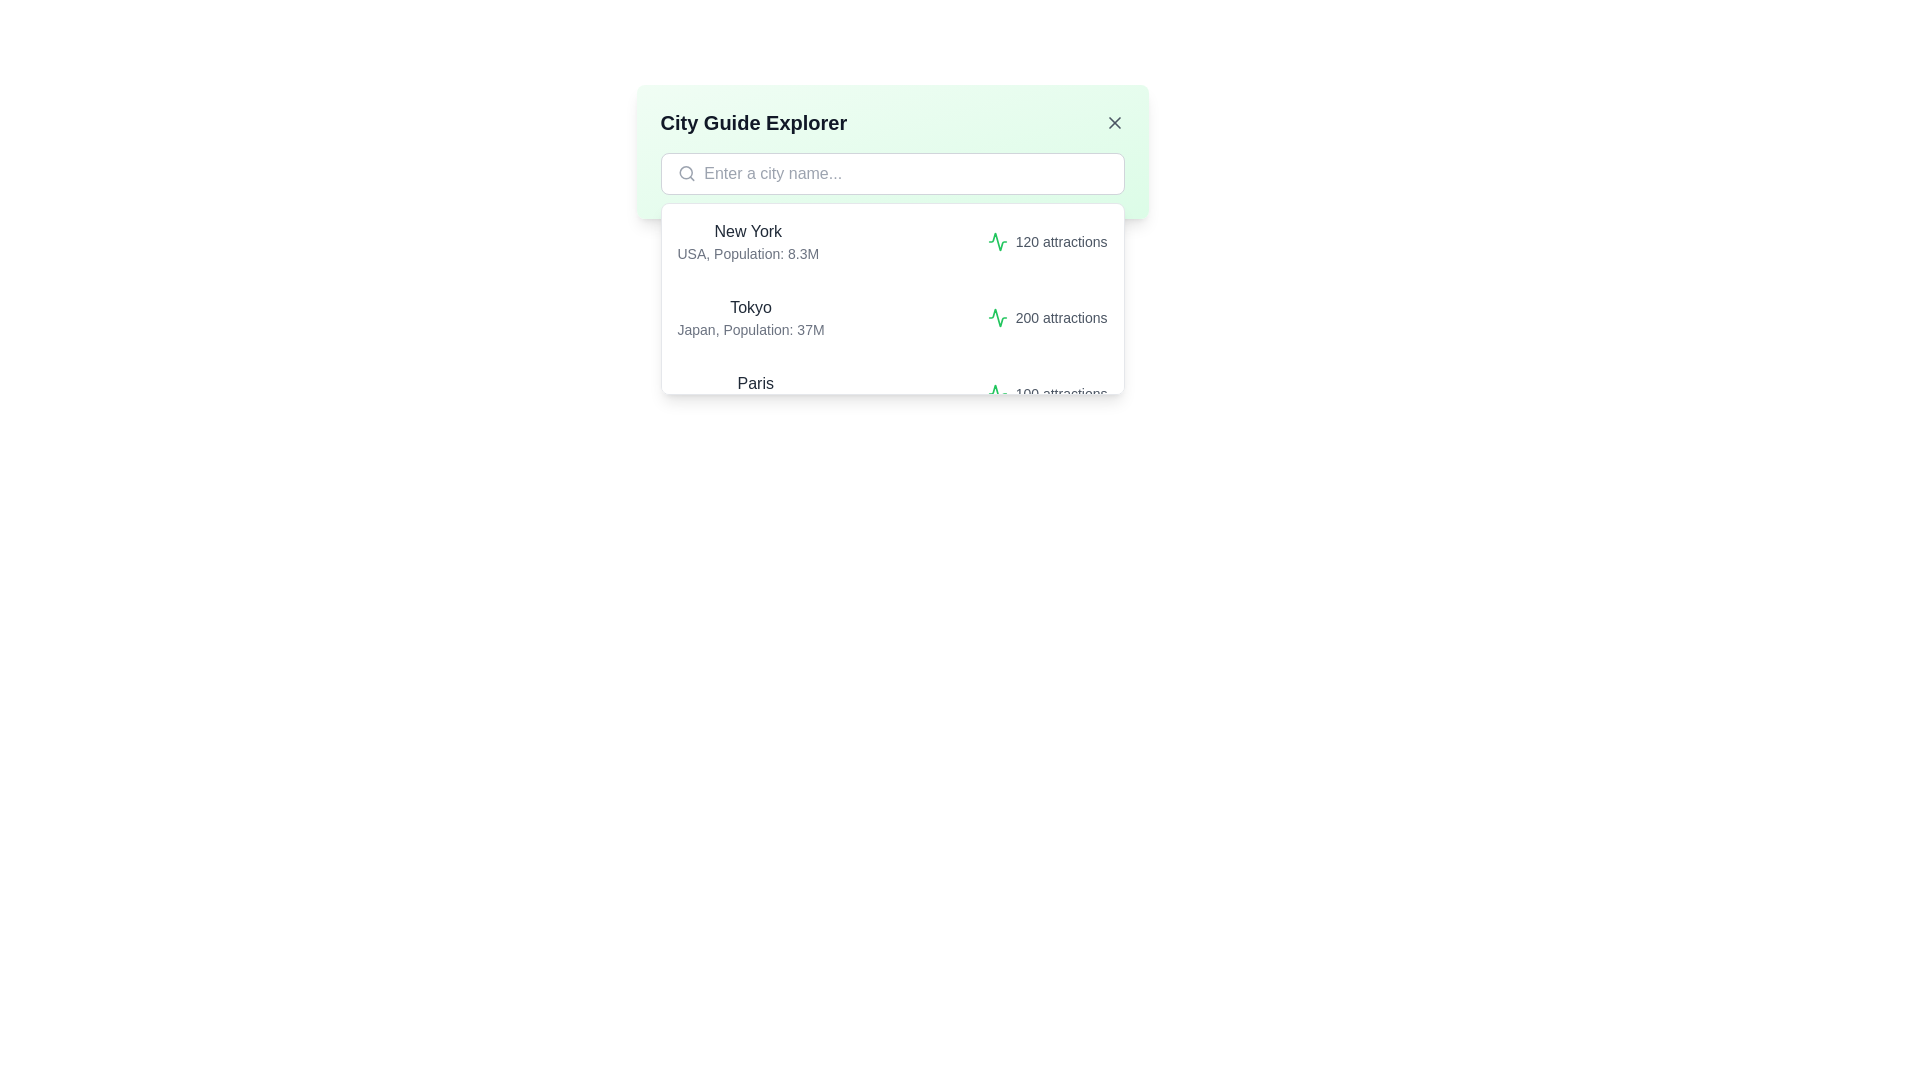 Image resolution: width=1920 pixels, height=1080 pixels. I want to click on the text label that reads 'Japan, Population: 37M', which is styled in a smaller gray font and located directly beneath 'Tokyo', so click(750, 329).